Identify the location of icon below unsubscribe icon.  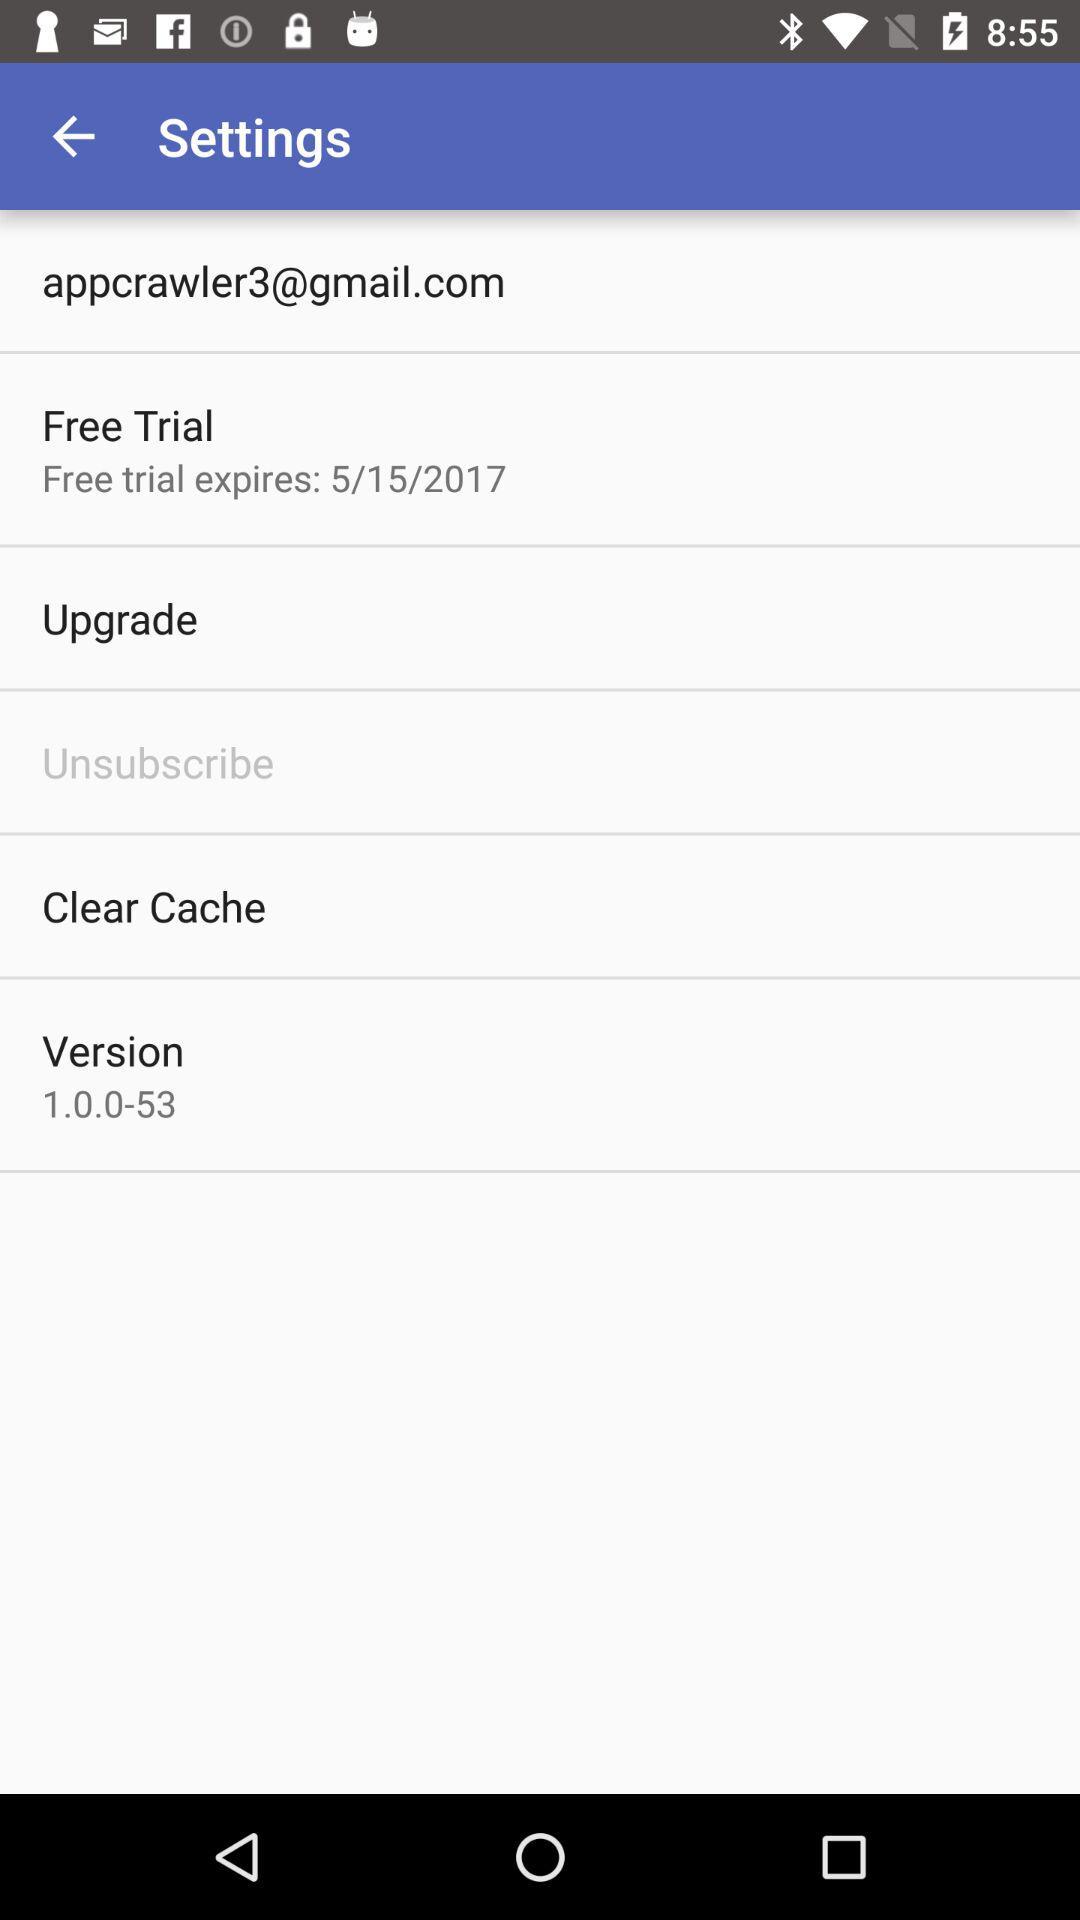
(153, 905).